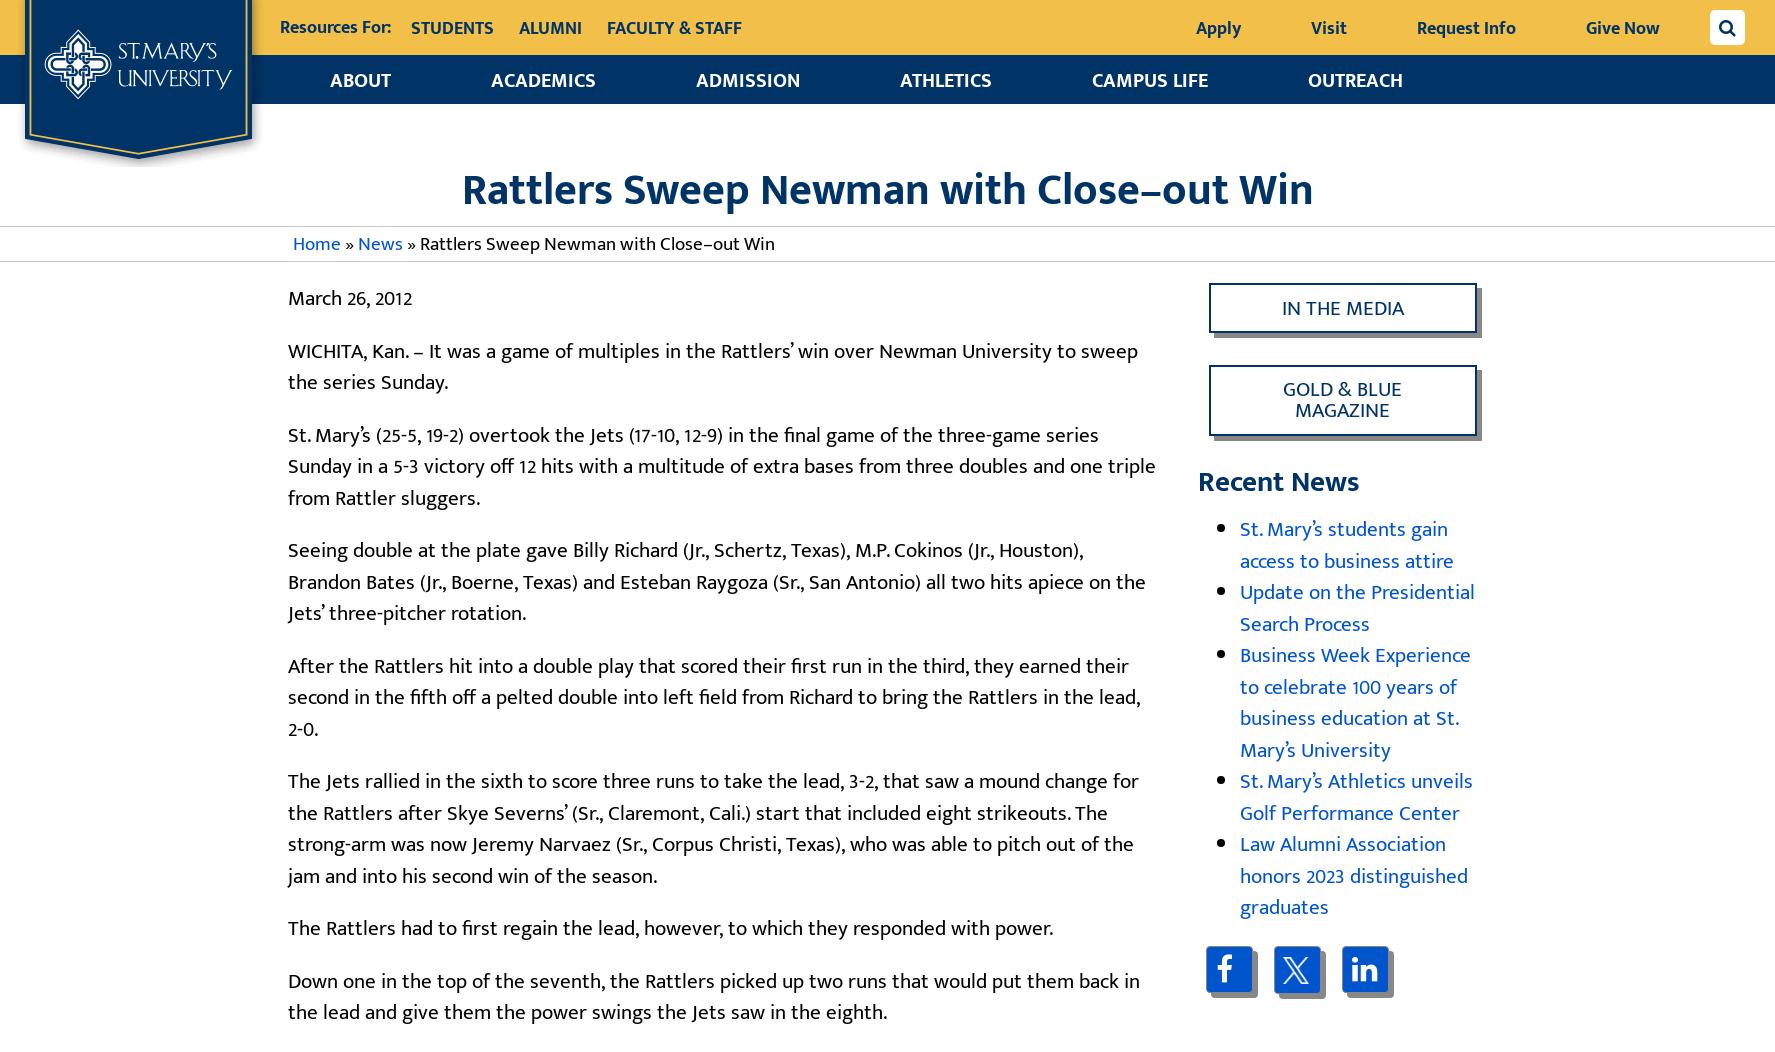  I want to click on 'Down one in the top of the seventh, the Rattlers picked up two runs that would put them back in the lead and give them the power swings the Jets saw in the eighth.', so click(712, 996).